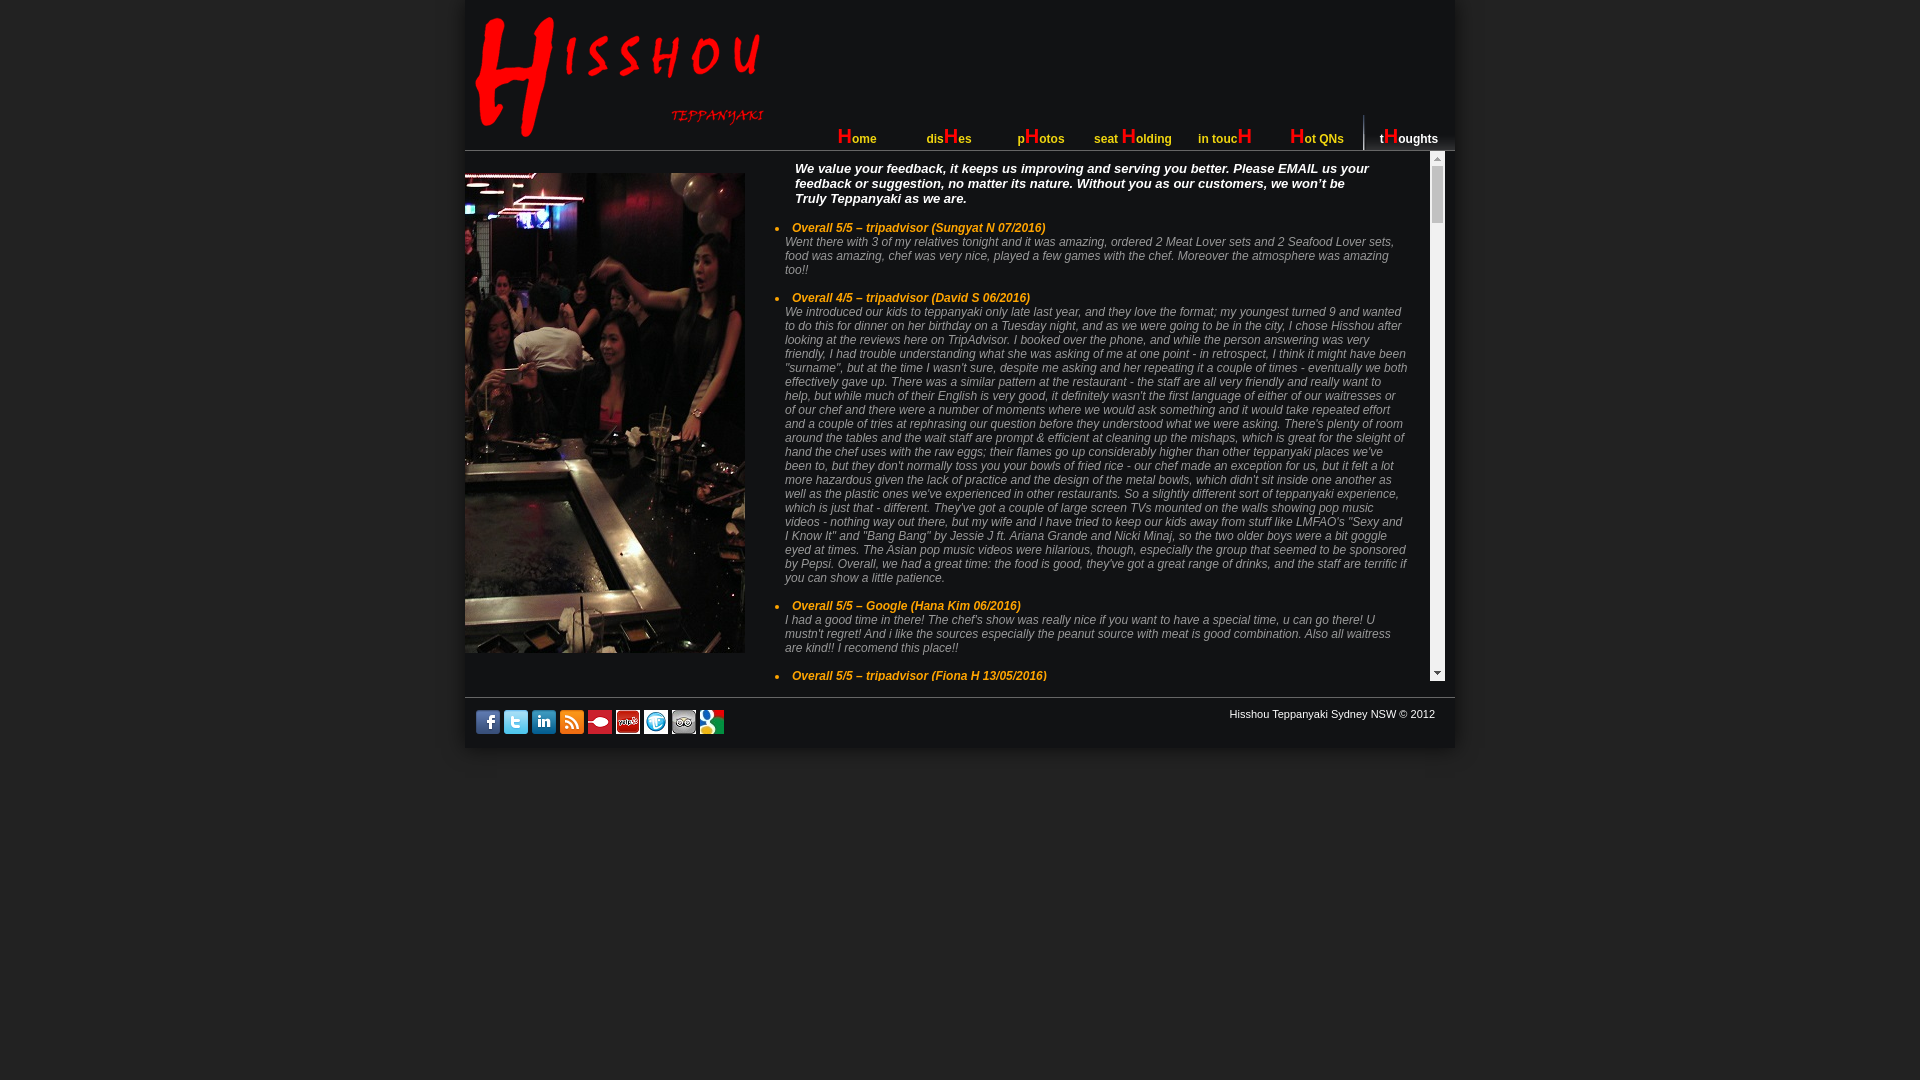 The height and width of the screenshot is (1080, 1920). I want to click on 'EMAIL', so click(1276, 167).